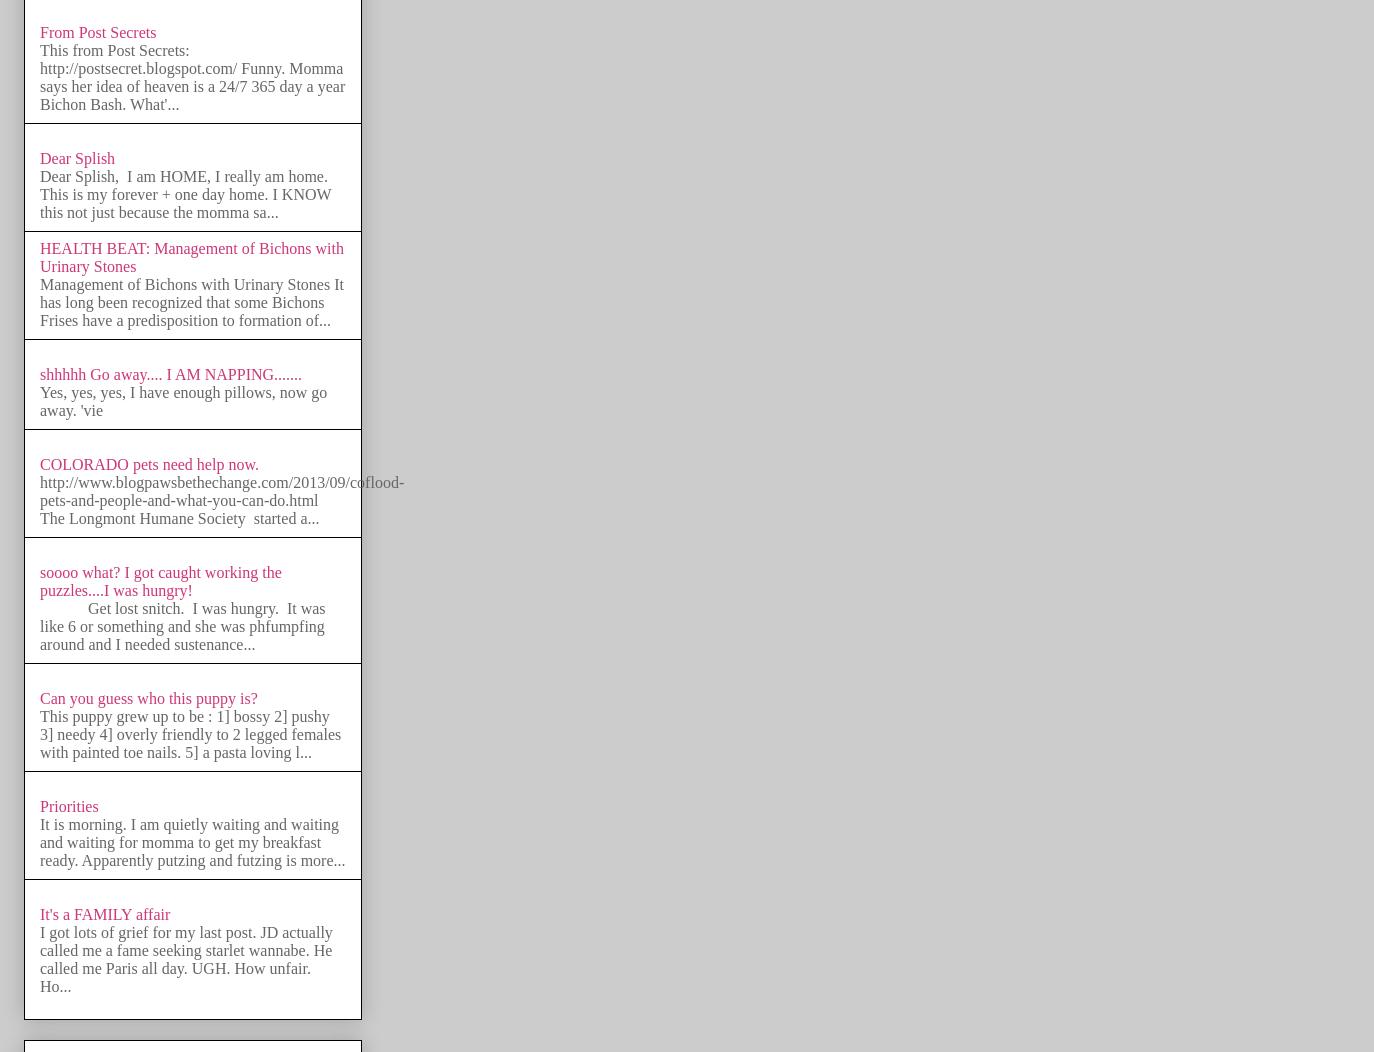 The image size is (1374, 1052). Describe the element at coordinates (186, 194) in the screenshot. I see `'Dear Splish,      I am HOME, I really am home.       This is my forever + one day home.     I KNOW this not just because the momma sa...'` at that location.